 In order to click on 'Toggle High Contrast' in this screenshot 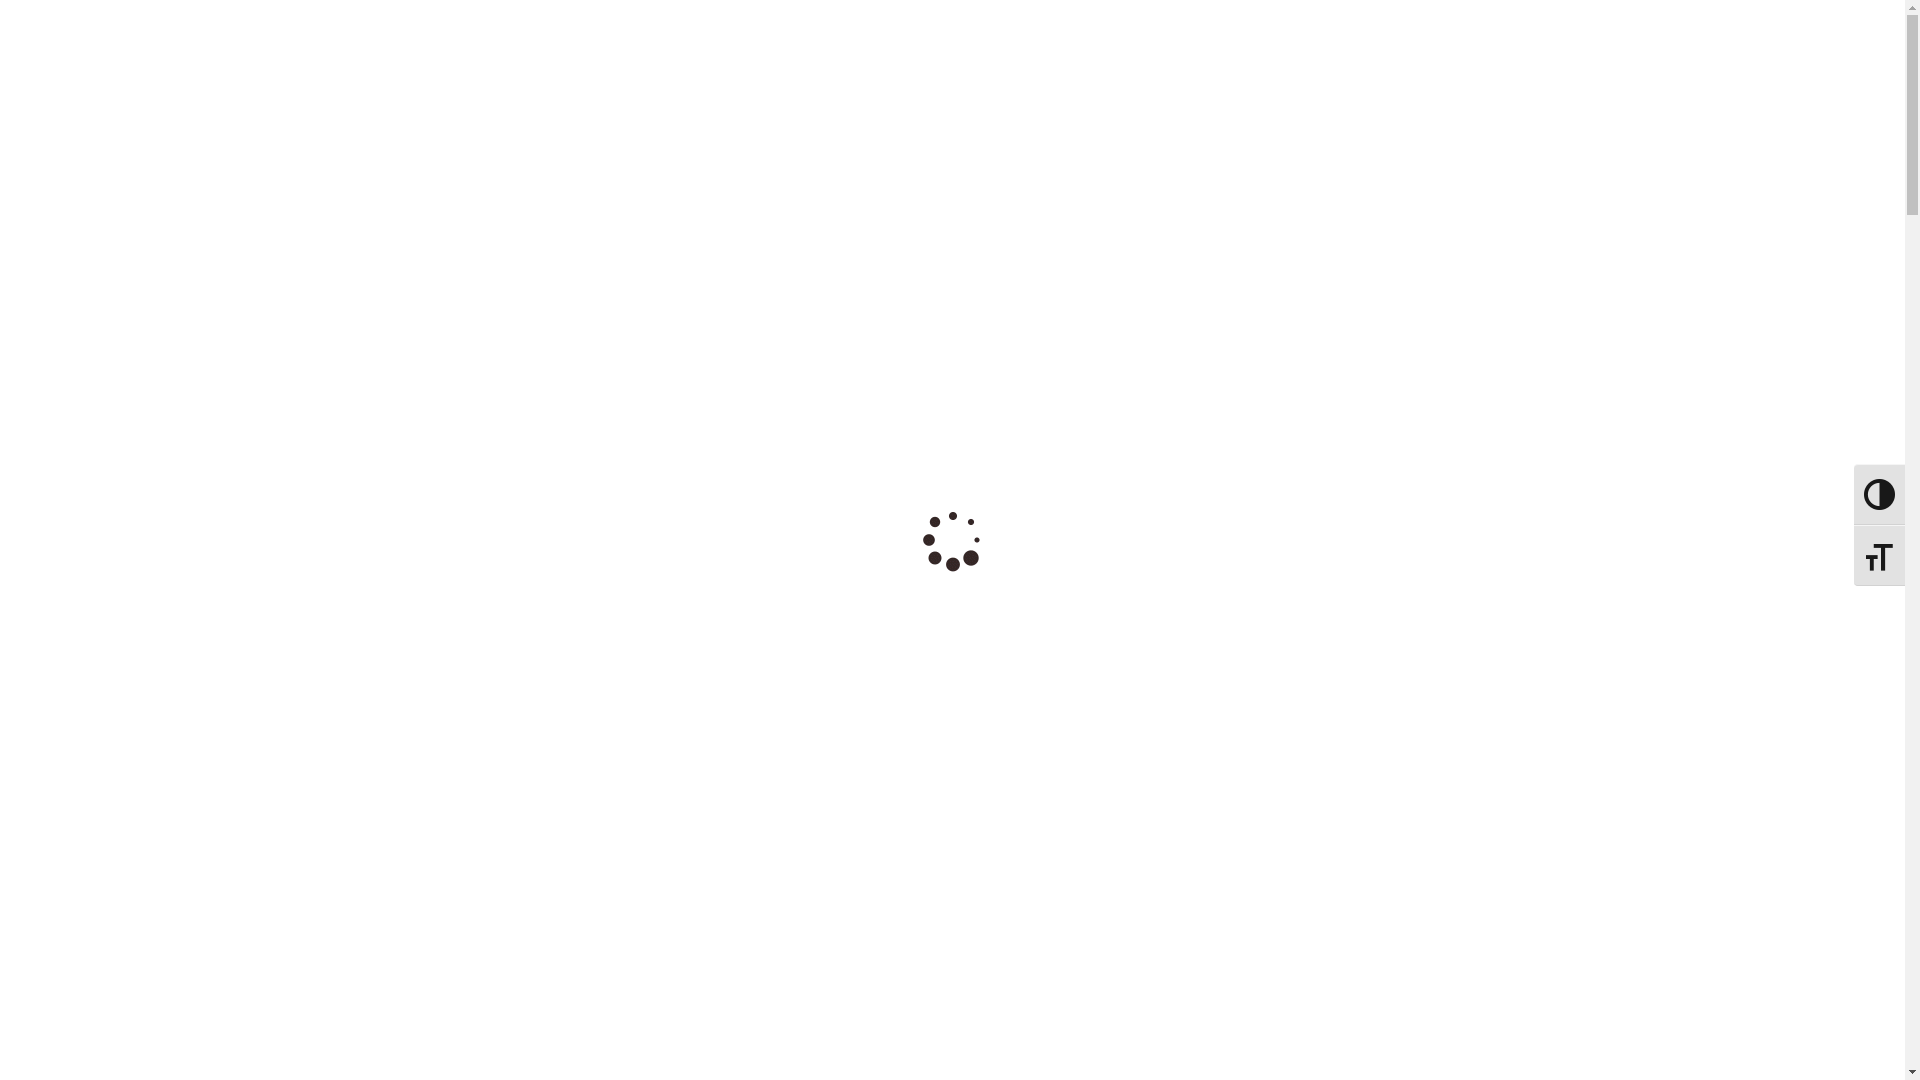, I will do `click(1852, 494)`.